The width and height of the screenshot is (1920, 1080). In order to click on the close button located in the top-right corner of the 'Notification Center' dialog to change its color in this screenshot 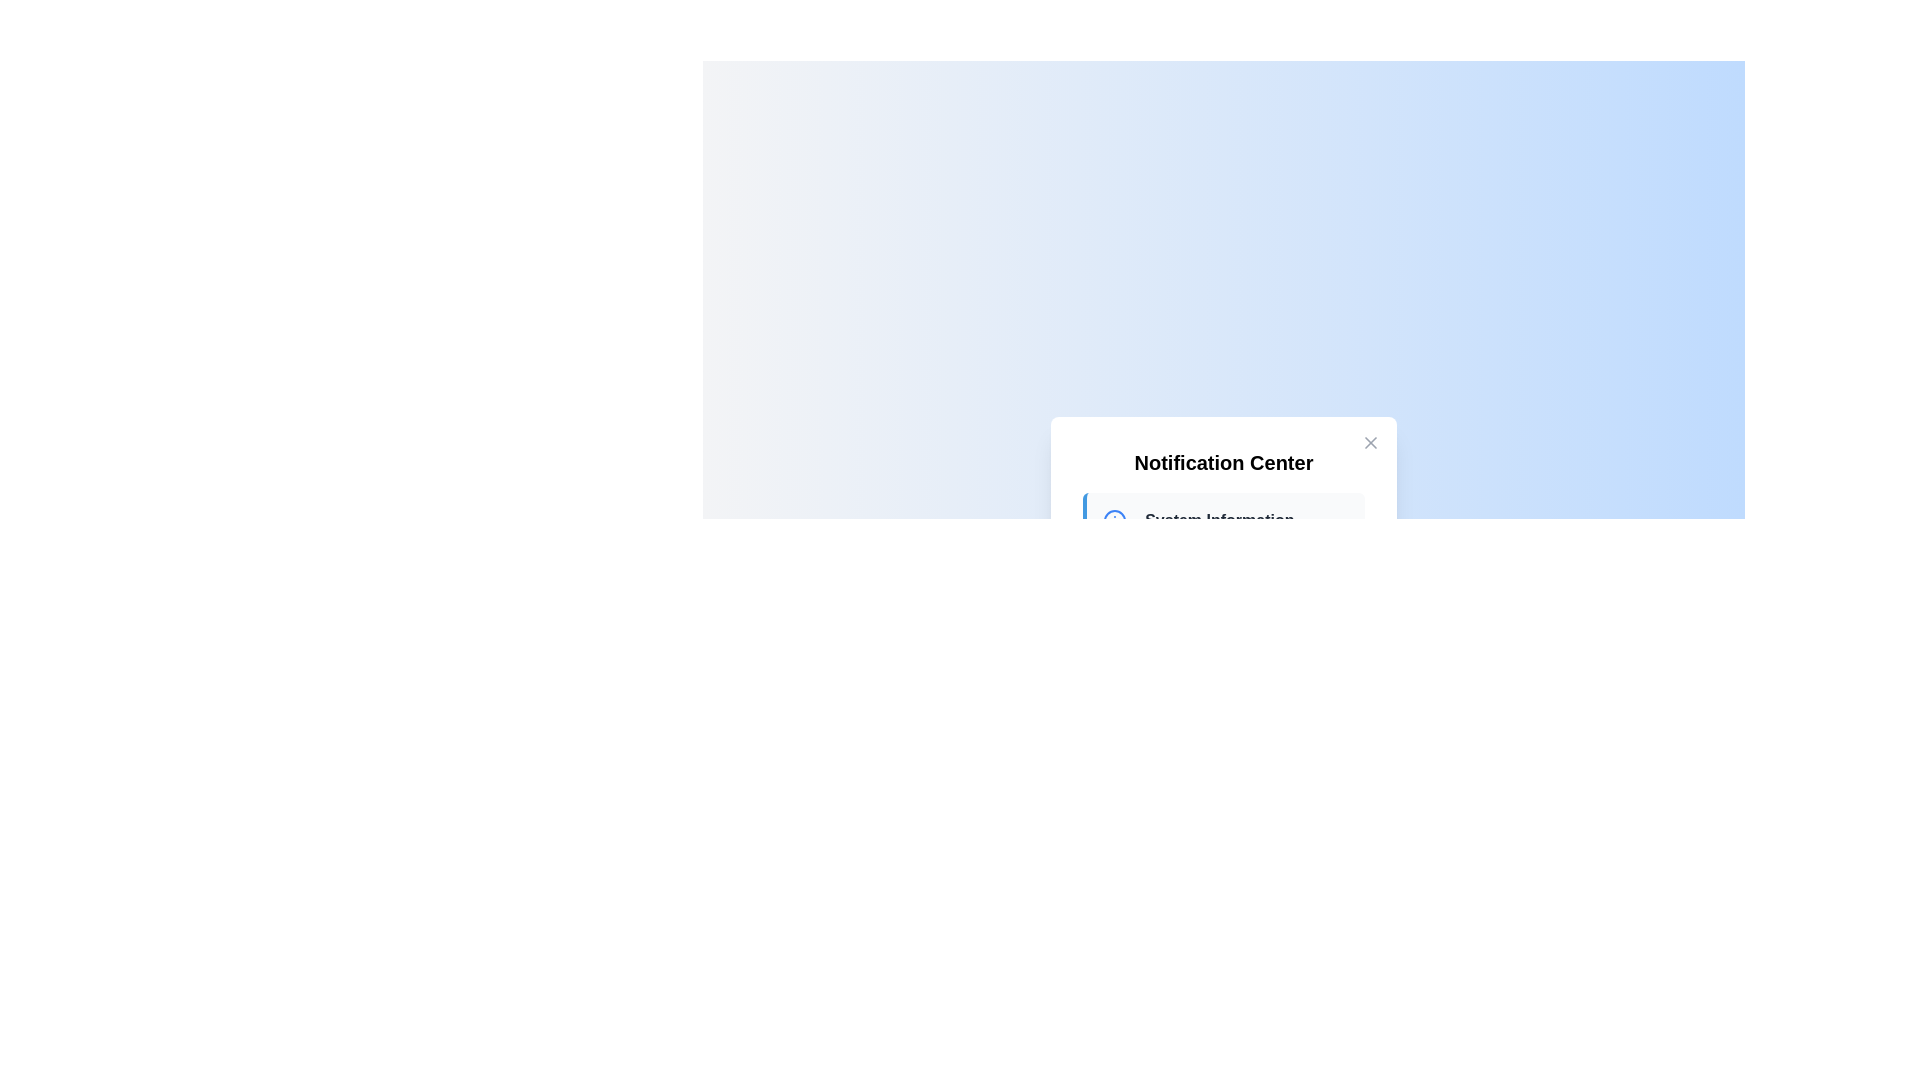, I will do `click(1370, 442)`.